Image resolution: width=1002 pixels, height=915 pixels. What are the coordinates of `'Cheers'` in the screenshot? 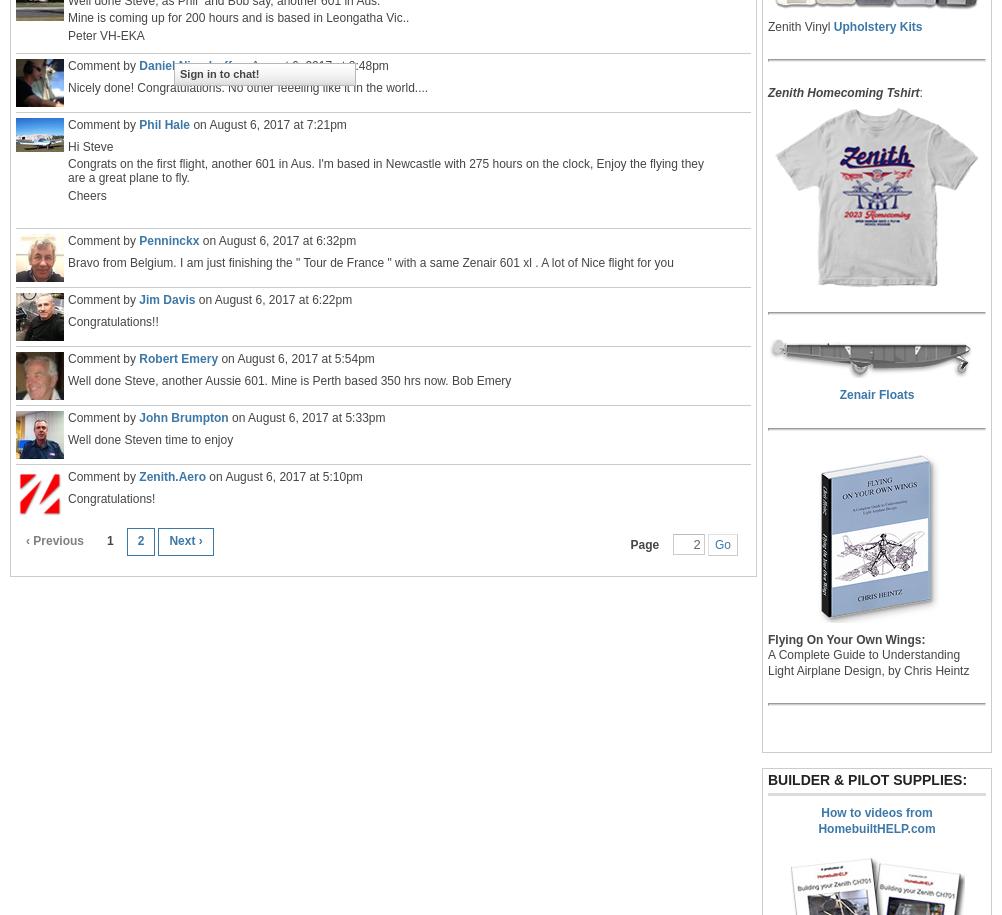 It's located at (85, 193).